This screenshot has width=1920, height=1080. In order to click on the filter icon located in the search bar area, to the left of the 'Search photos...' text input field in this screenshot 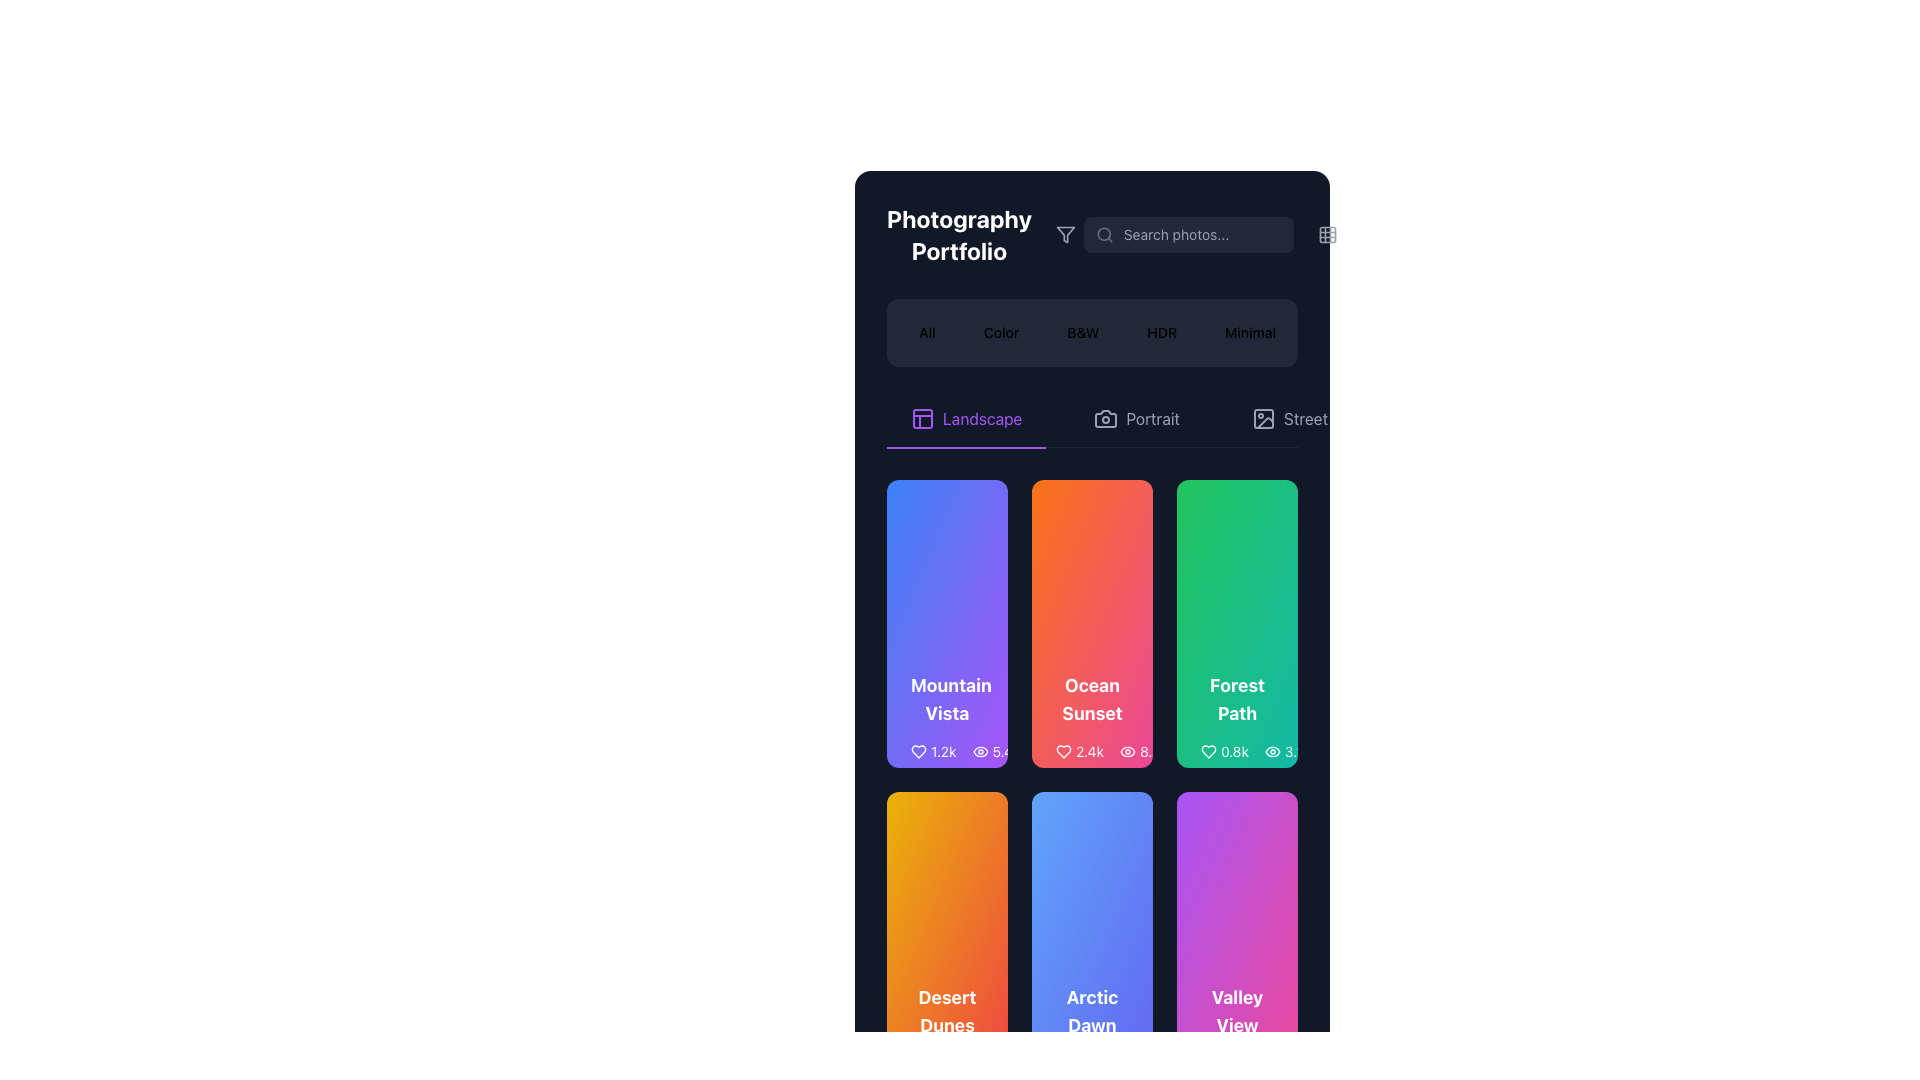, I will do `click(1064, 234)`.